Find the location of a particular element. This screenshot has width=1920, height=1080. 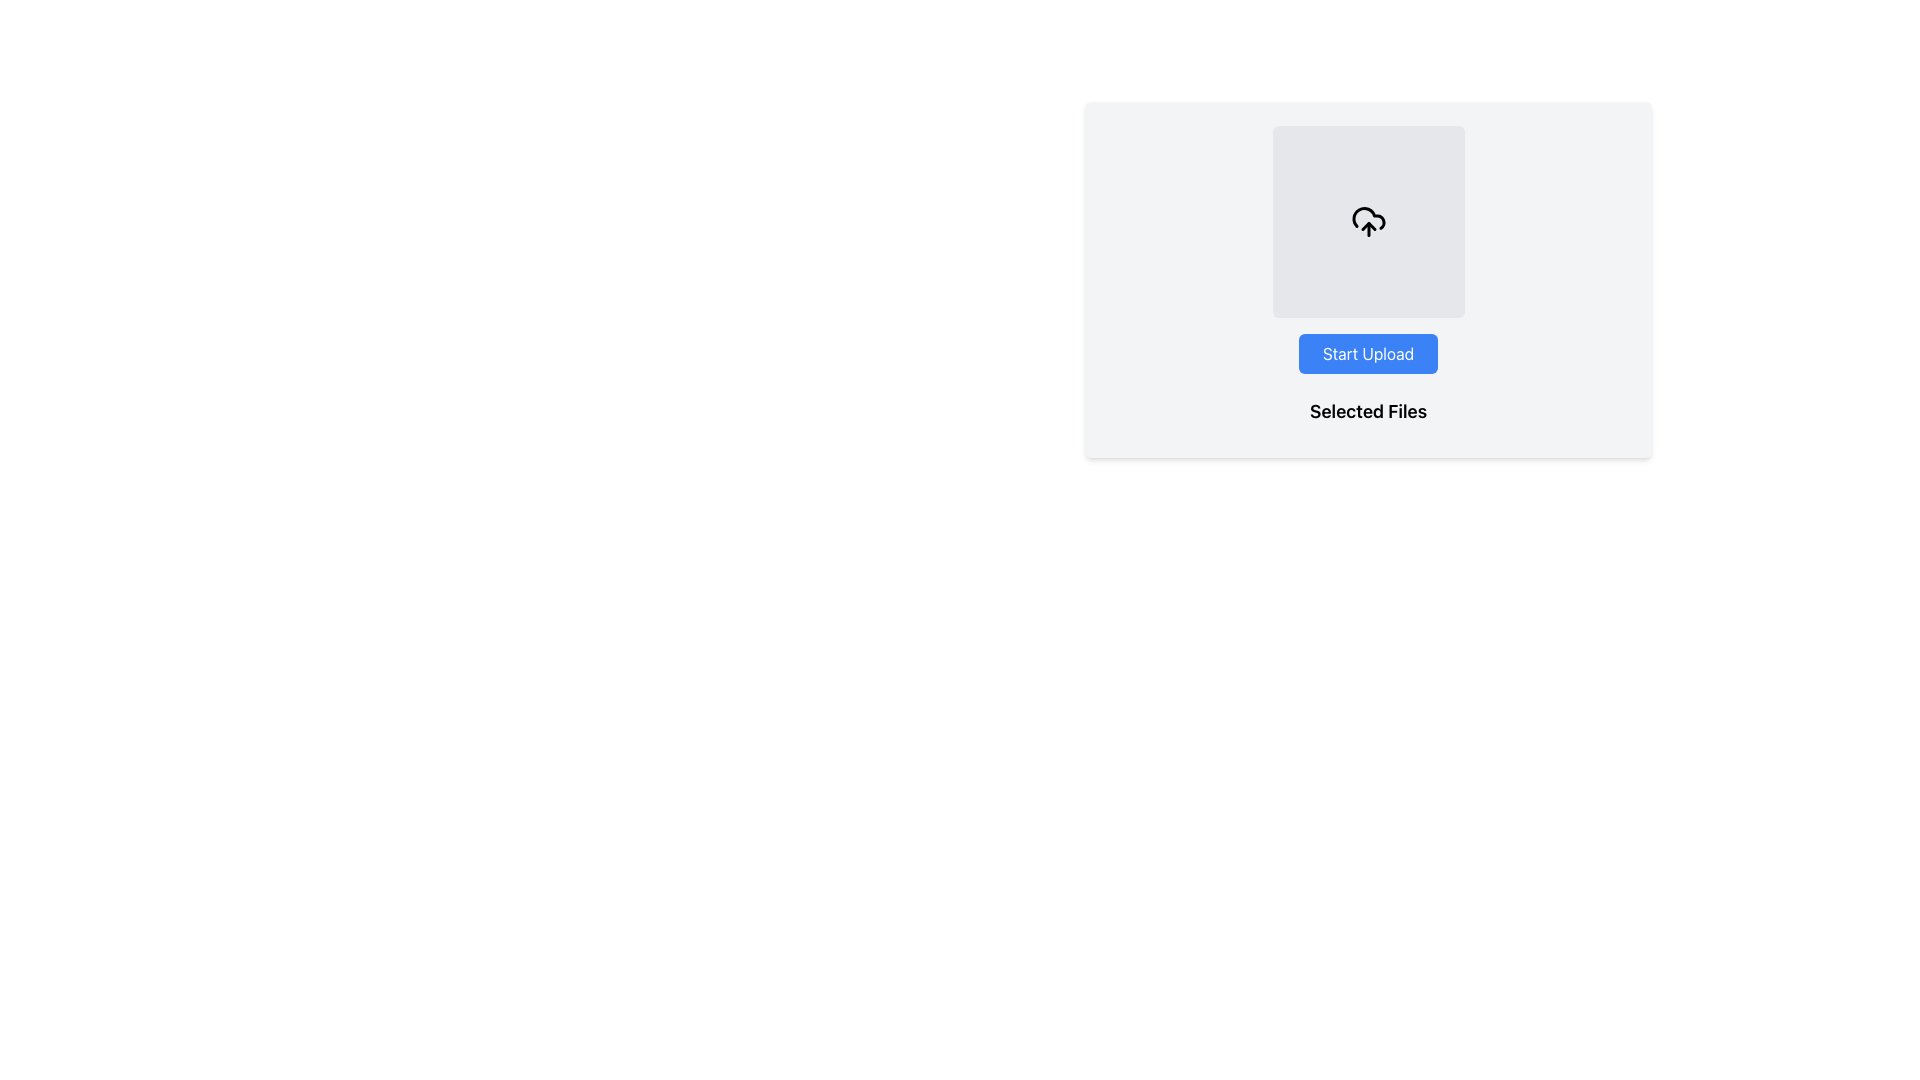

files onto the file-selection input area located centrally above the blue 'Start Upload' button is located at coordinates (1367, 222).